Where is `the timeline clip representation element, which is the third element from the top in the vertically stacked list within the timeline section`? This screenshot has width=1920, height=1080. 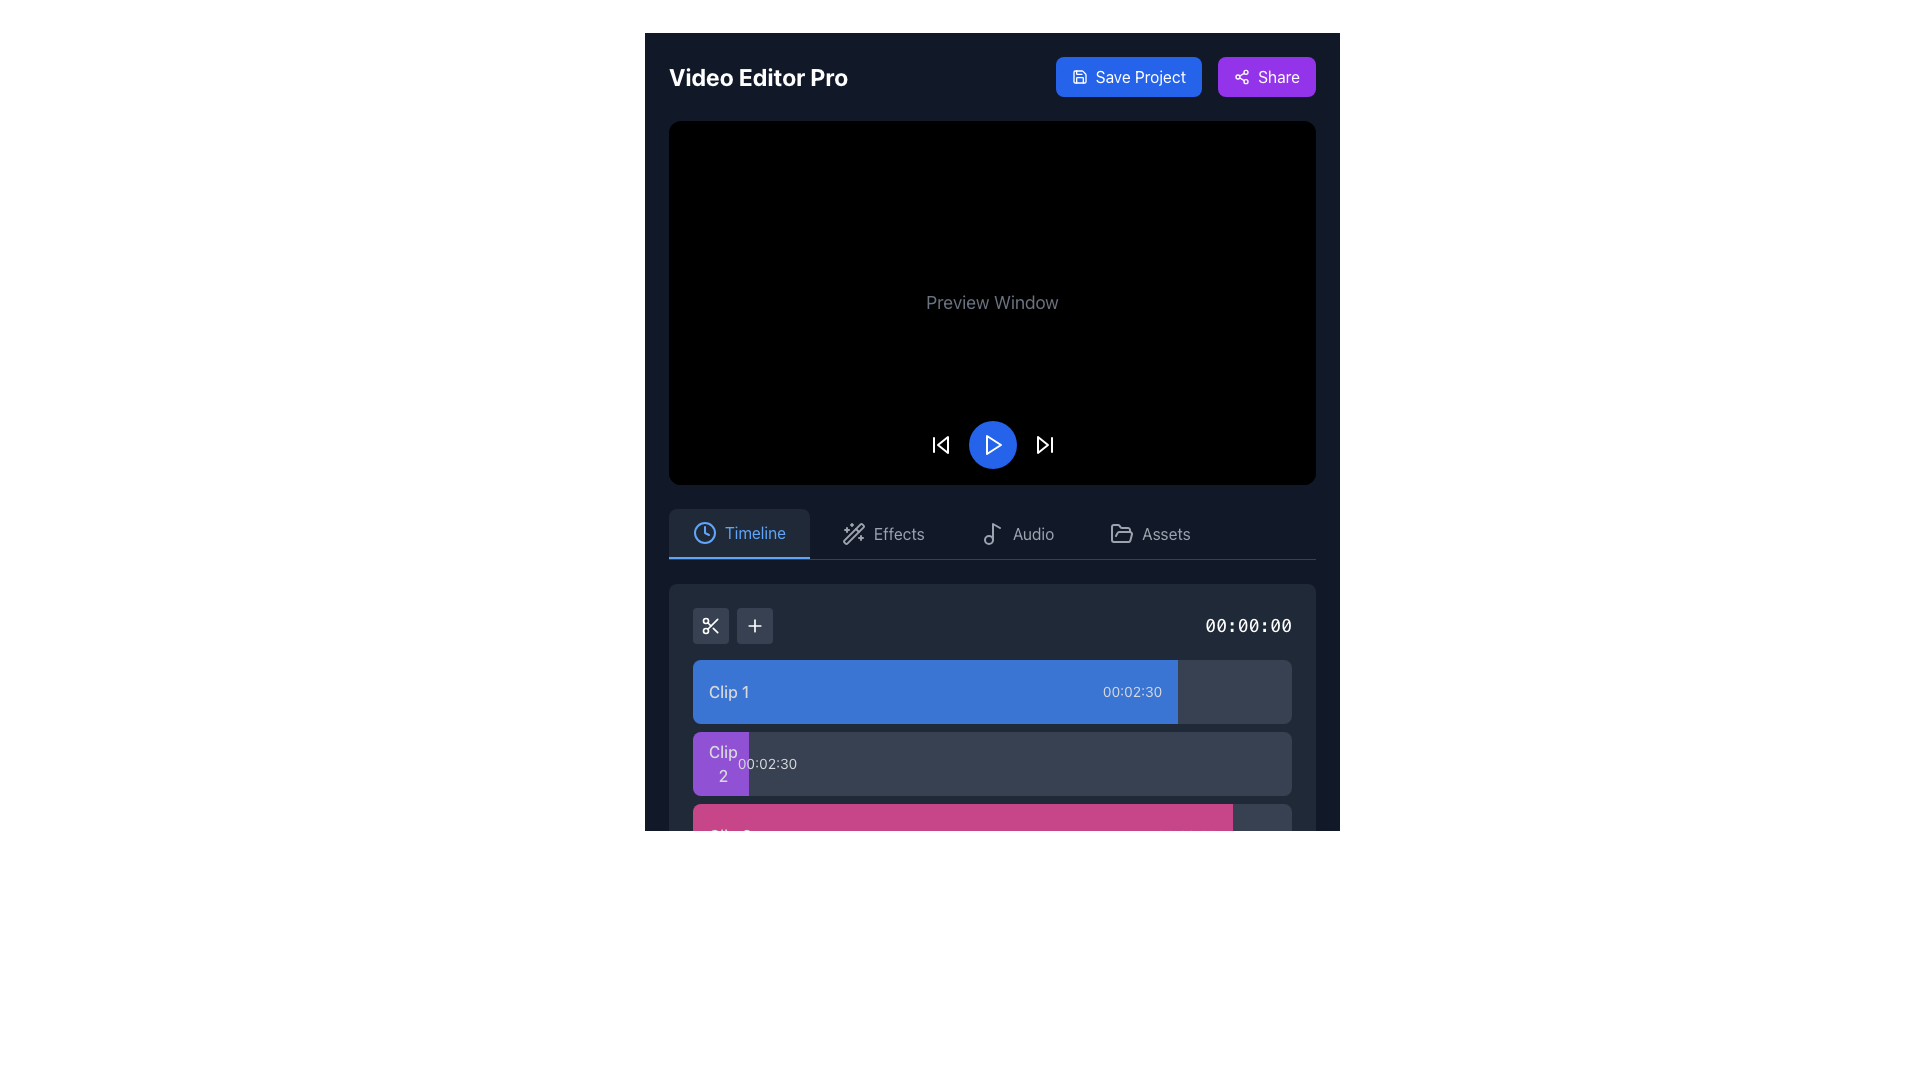 the timeline clip representation element, which is the third element from the top in the vertically stacked list within the timeline section is located at coordinates (992, 835).